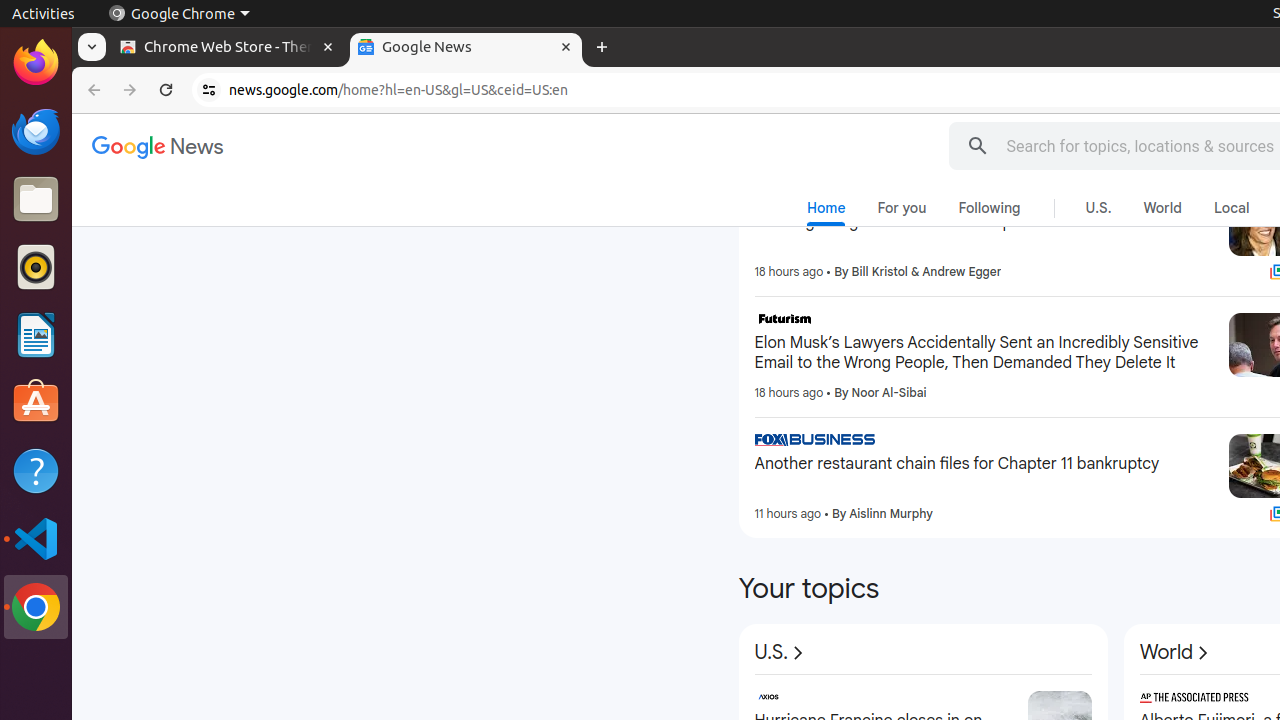 The width and height of the screenshot is (1280, 720). What do you see at coordinates (178, 13) in the screenshot?
I see `'Google Chrome'` at bounding box center [178, 13].